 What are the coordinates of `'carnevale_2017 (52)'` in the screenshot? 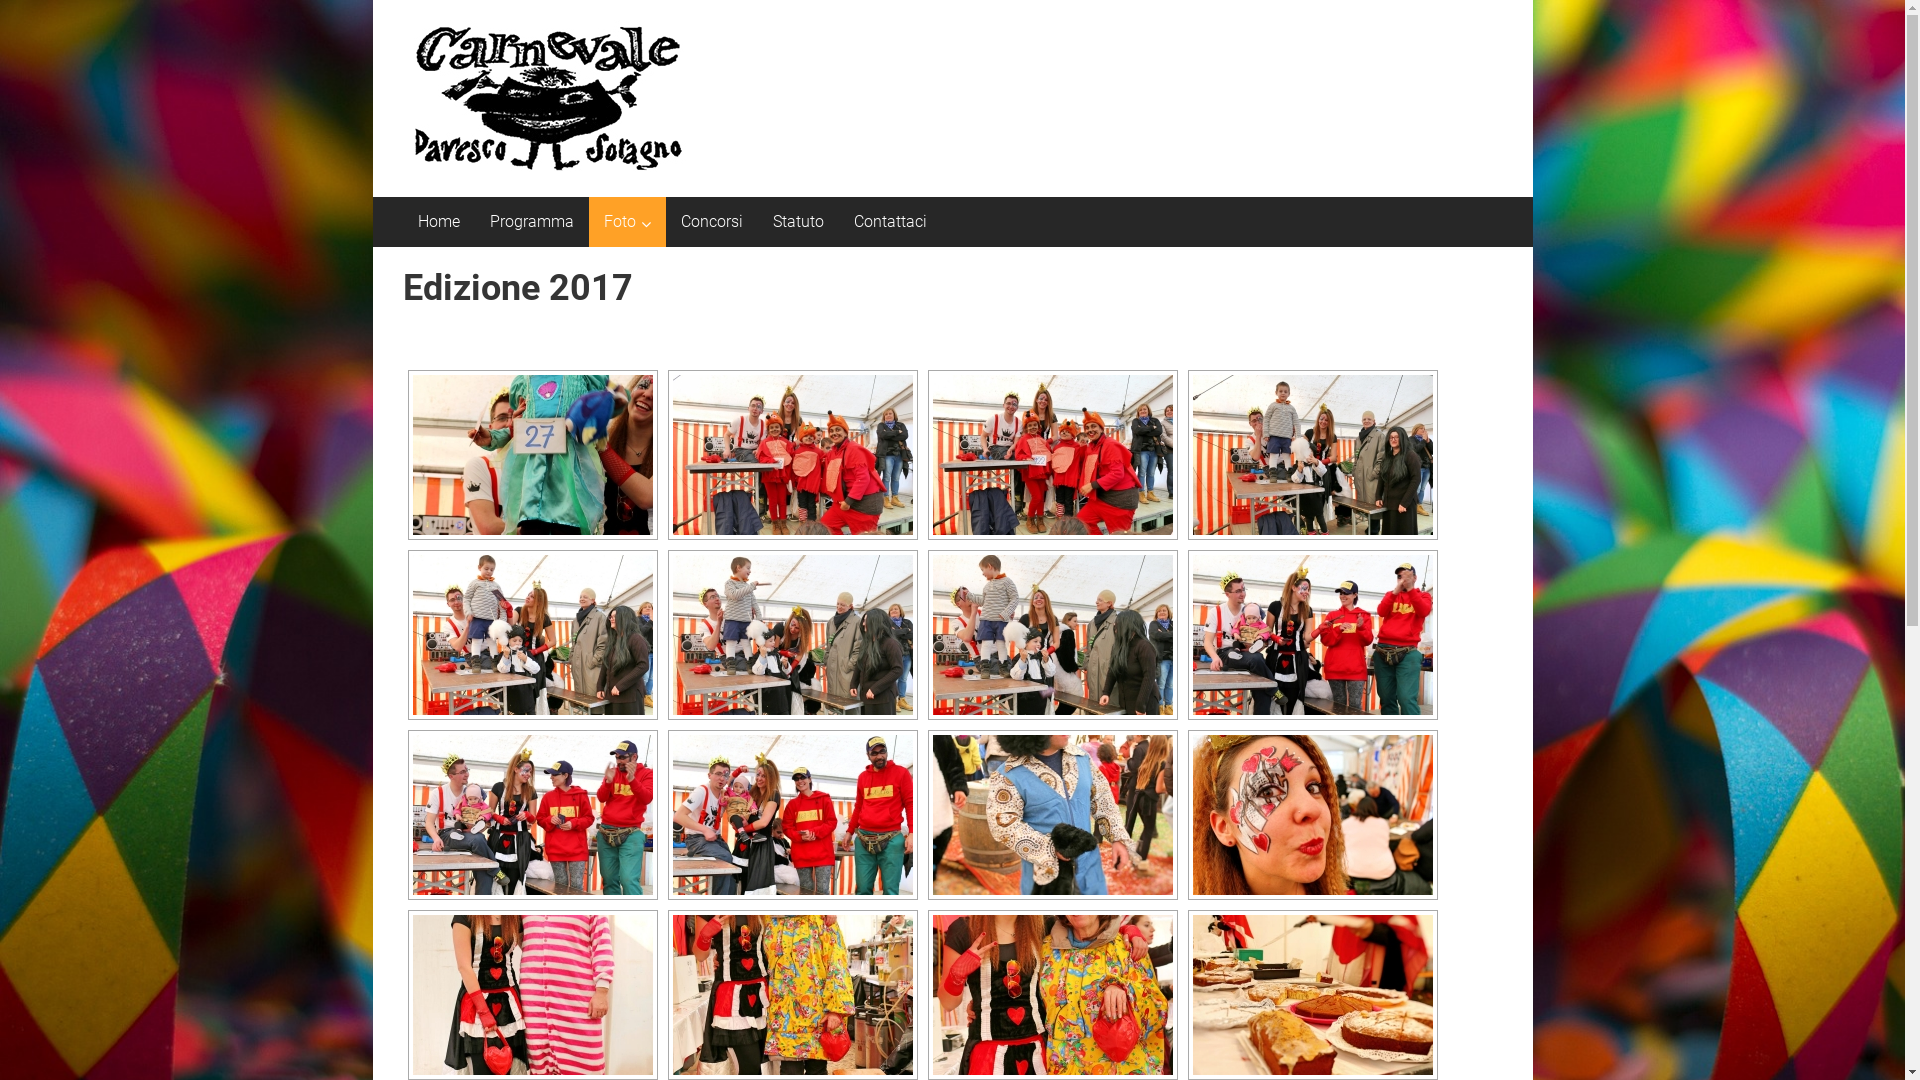 It's located at (532, 995).